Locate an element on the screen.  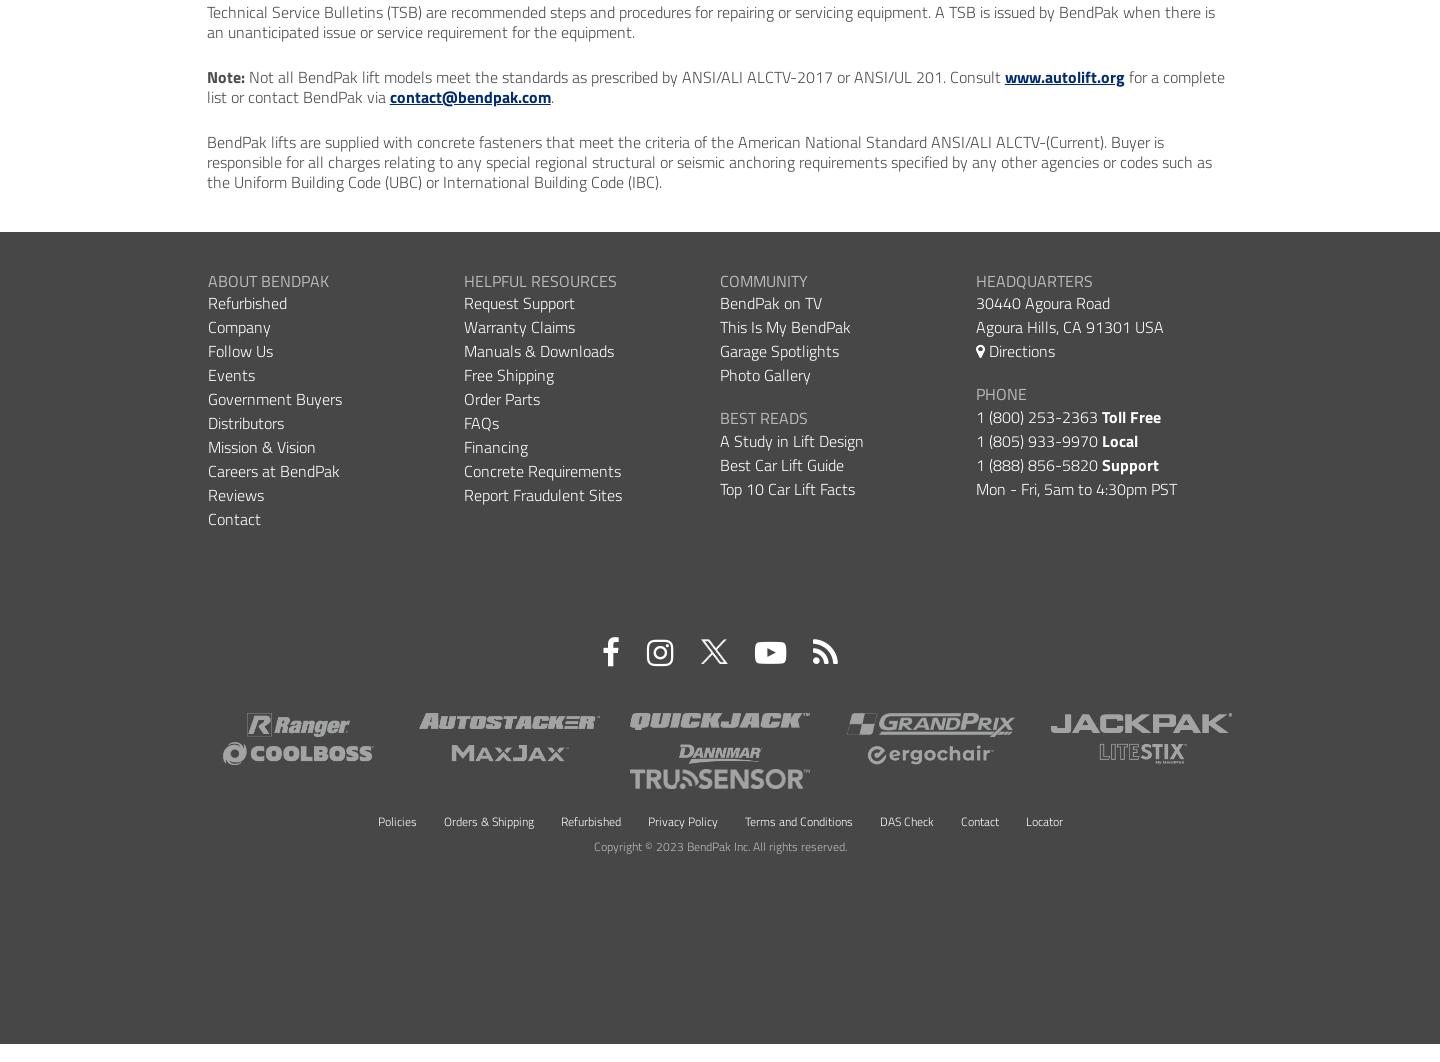
'Policies' is located at coordinates (395, 819).